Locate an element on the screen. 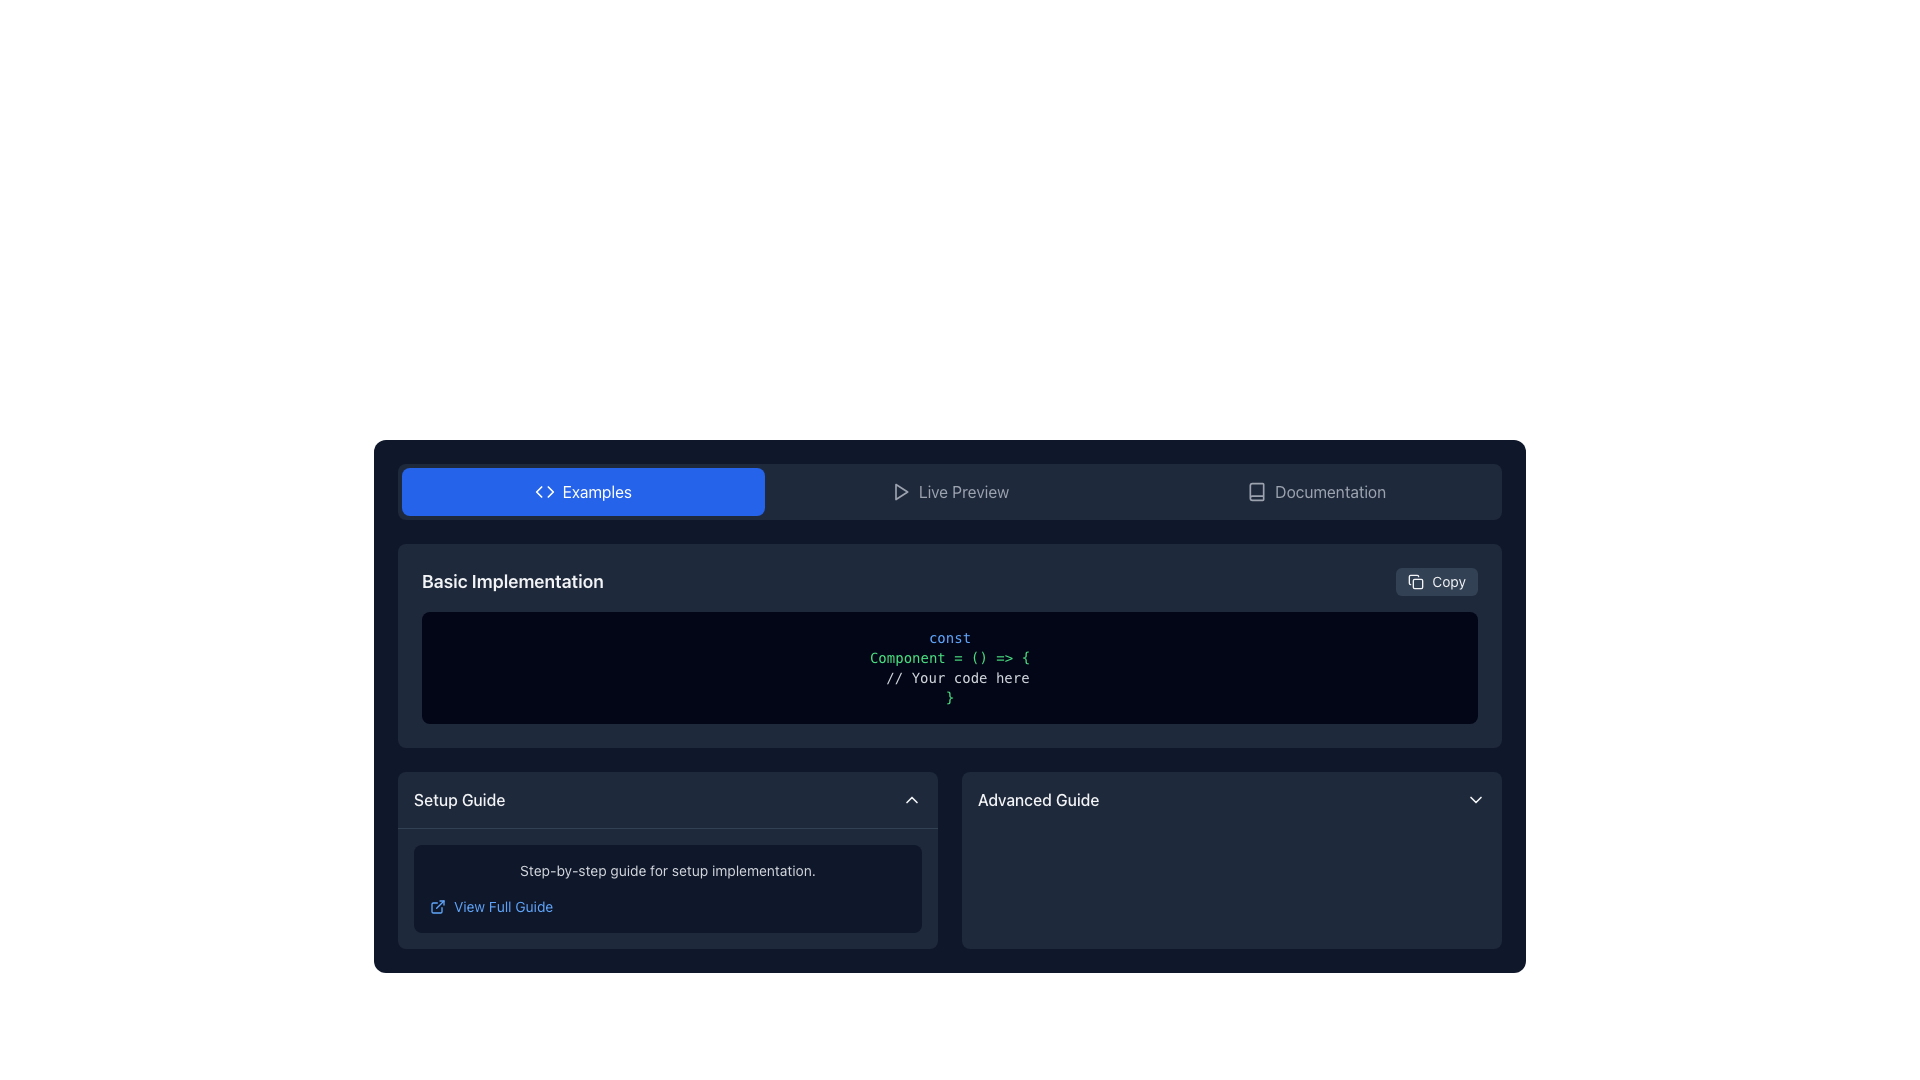 This screenshot has width=1920, height=1080. the small rectangular icon shape located in the top-right area of the interface section, which is positioned within a larger document-like icon is located at coordinates (1417, 583).